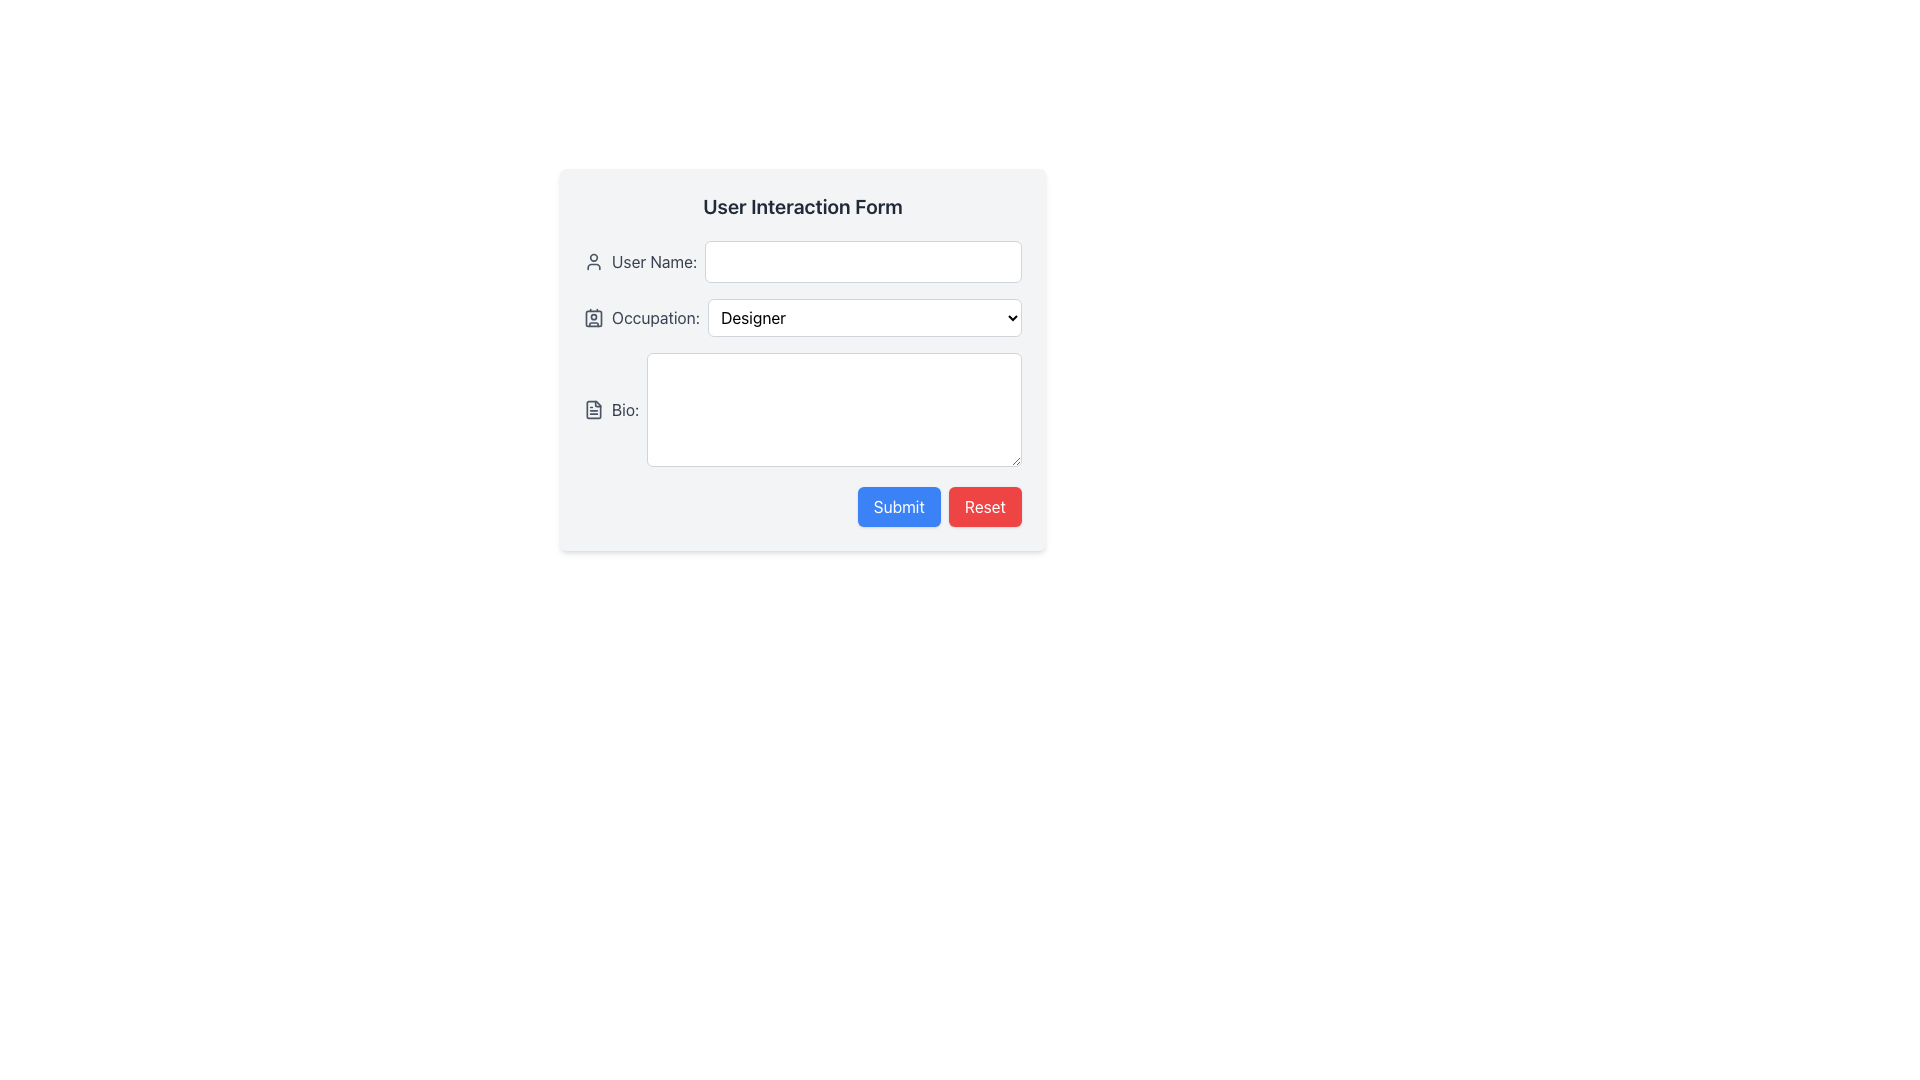 This screenshot has width=1920, height=1080. What do you see at coordinates (593, 408) in the screenshot?
I see `the gray rectangular document icon with a folded corner, which is part of the 'Bio' input field label` at bounding box center [593, 408].